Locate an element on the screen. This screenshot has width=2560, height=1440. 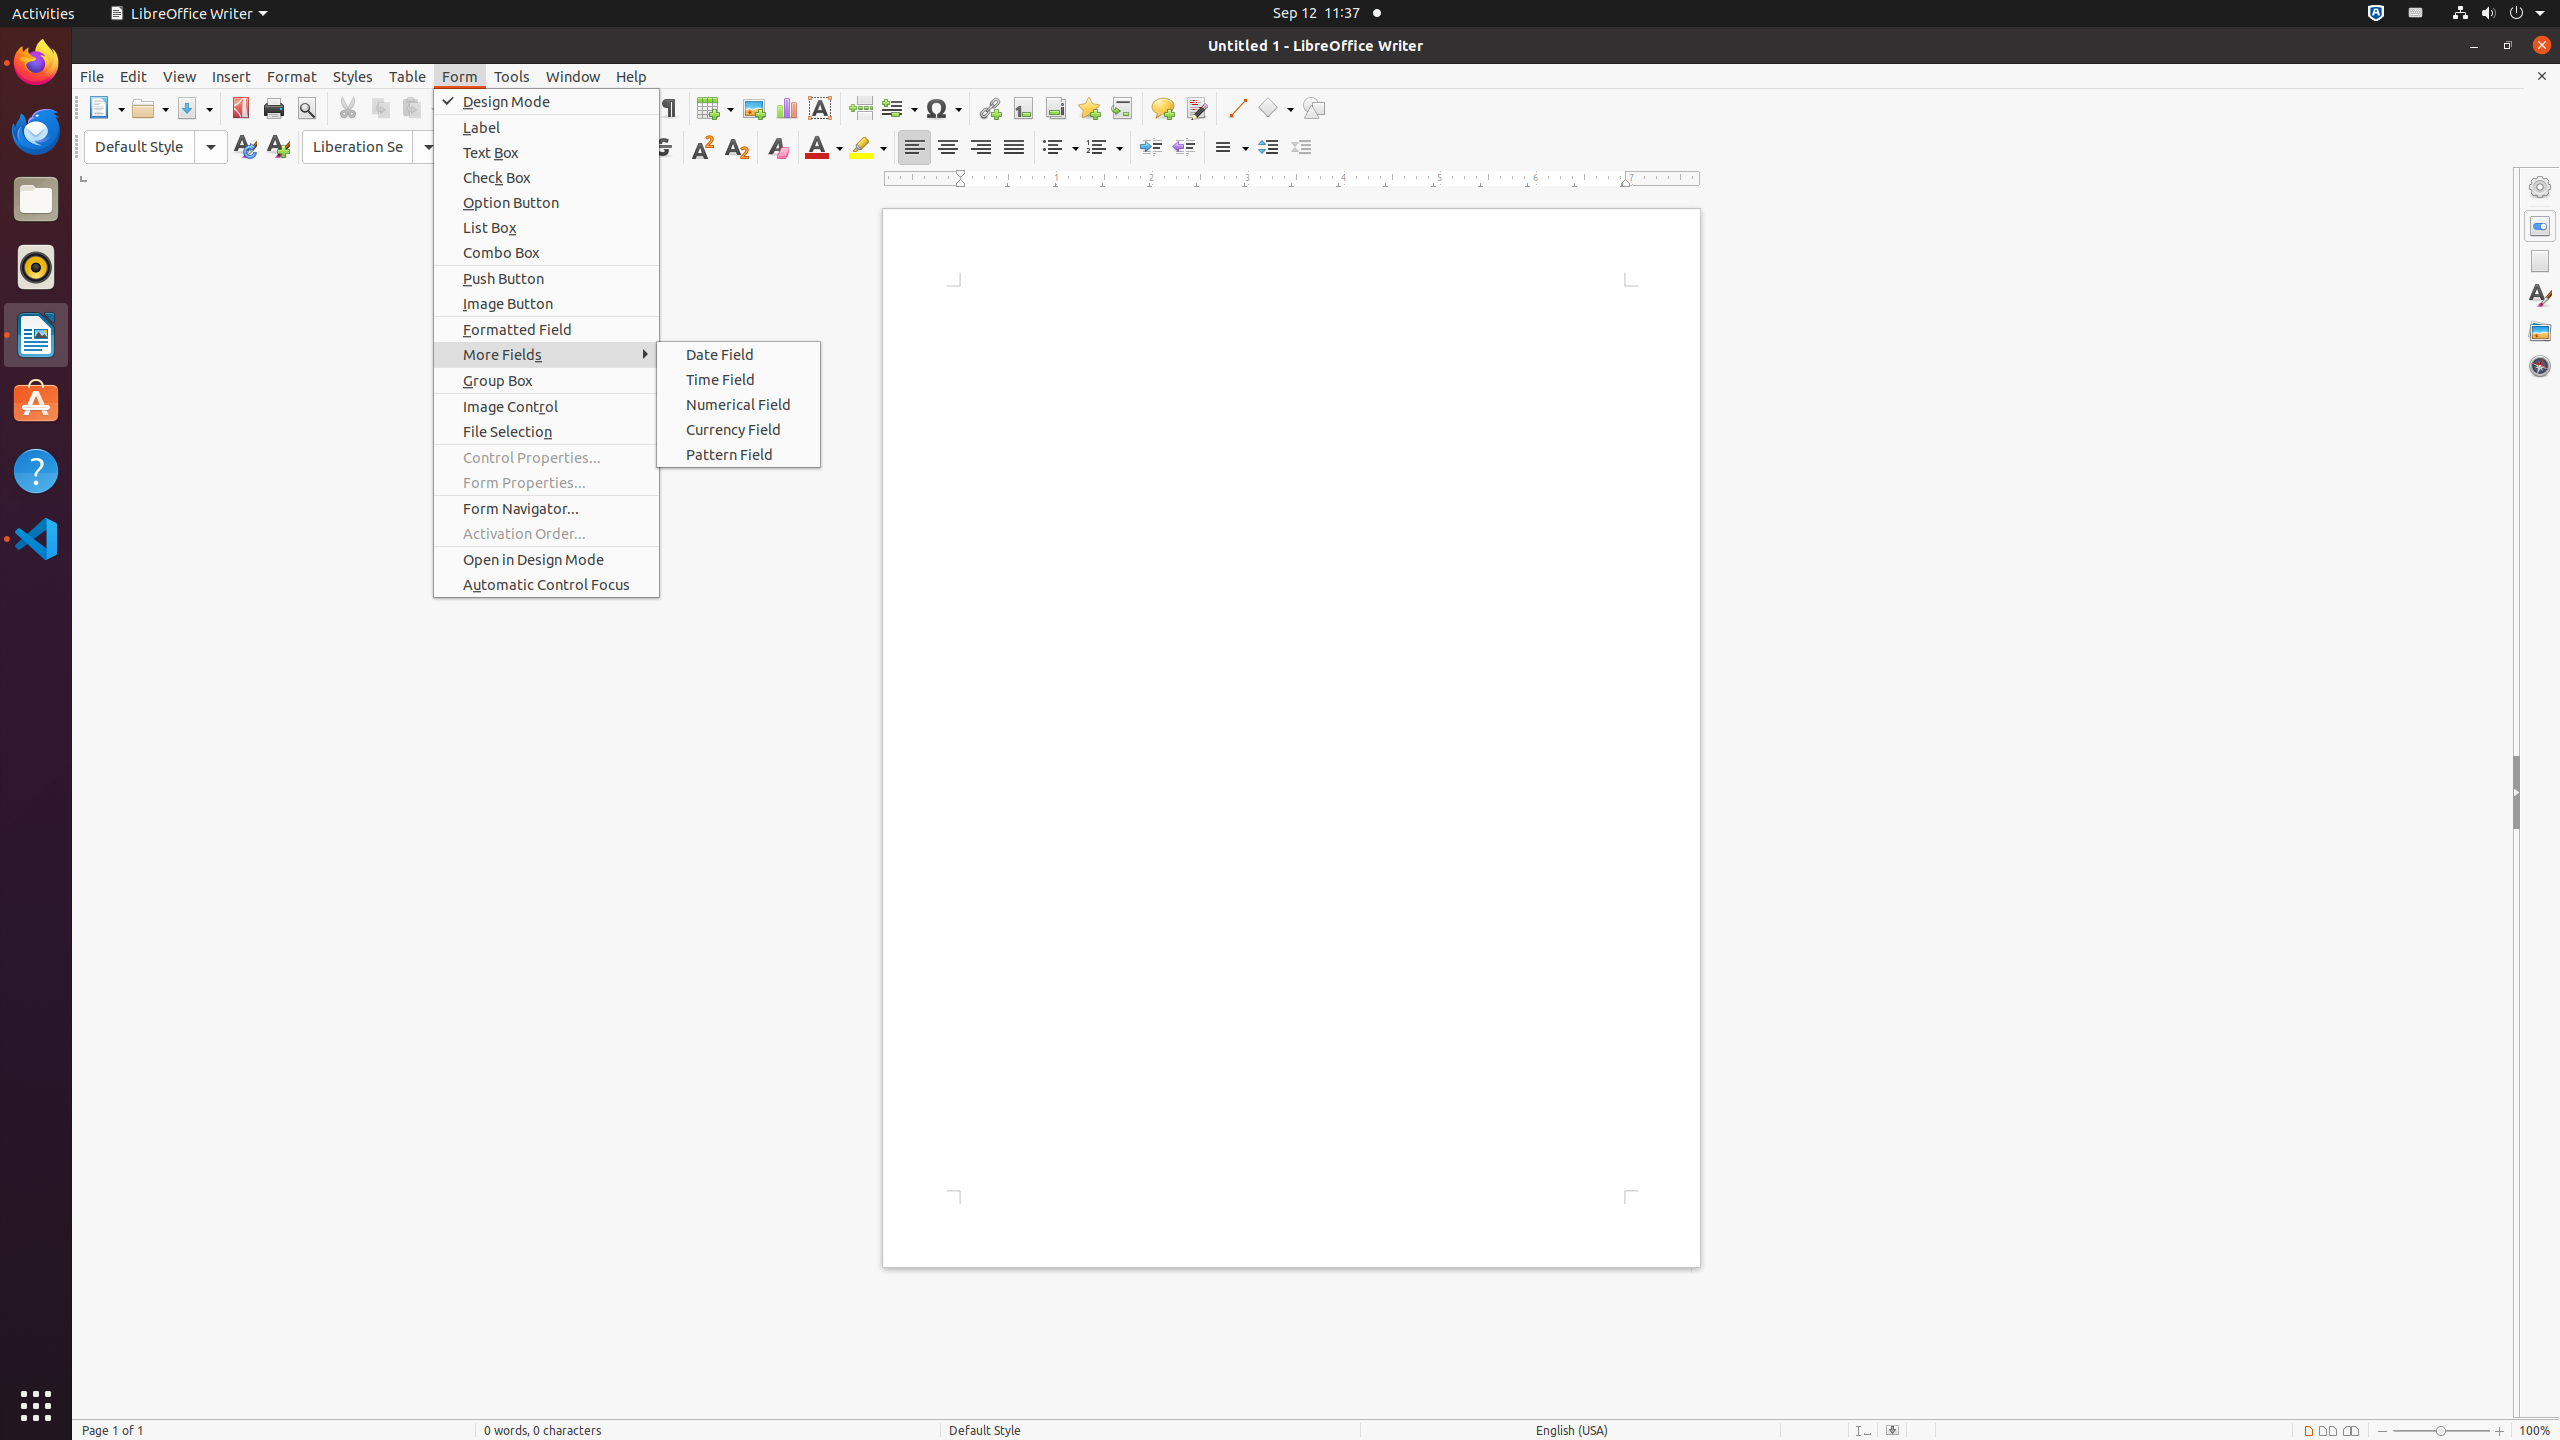
'Rhythmbox' is located at coordinates (36, 265).